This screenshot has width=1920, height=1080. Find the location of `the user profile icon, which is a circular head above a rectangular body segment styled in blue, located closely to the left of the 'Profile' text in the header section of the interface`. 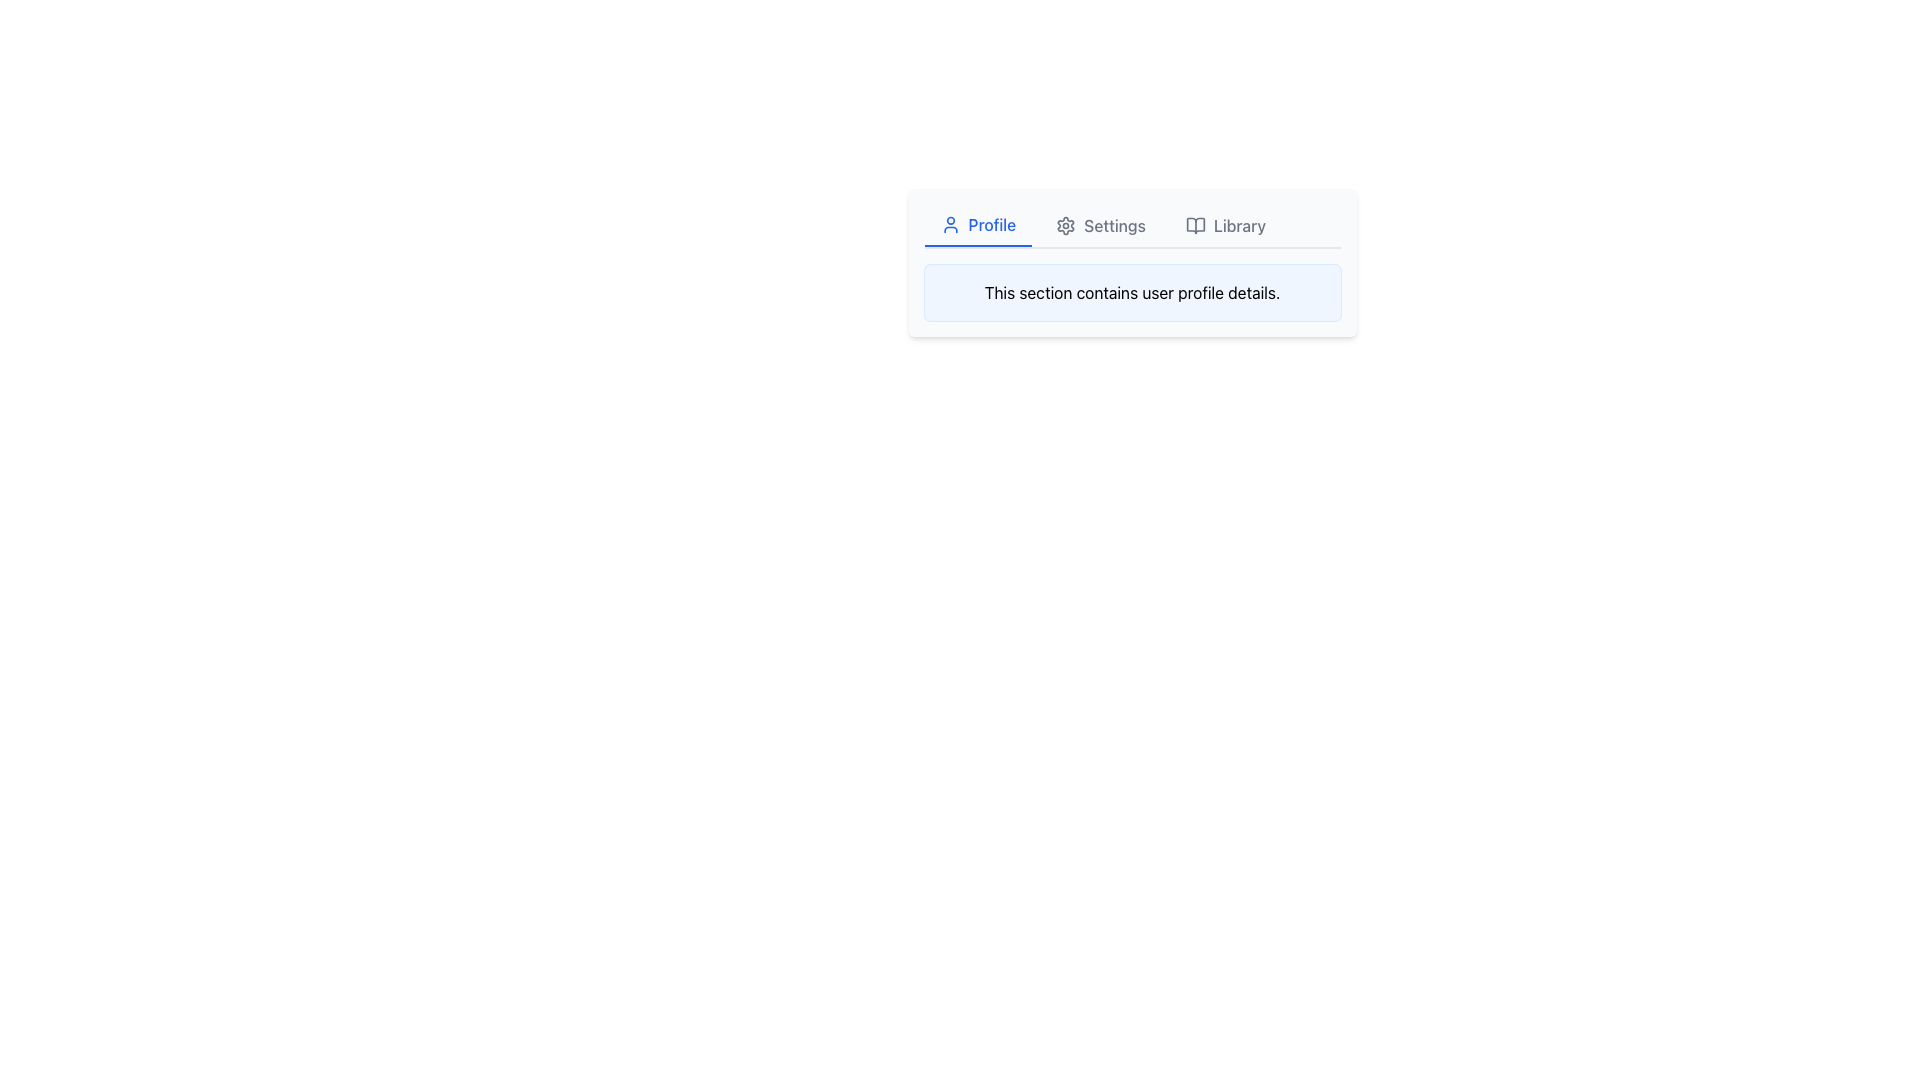

the user profile icon, which is a circular head above a rectangular body segment styled in blue, located closely to the left of the 'Profile' text in the header section of the interface is located at coordinates (949, 224).